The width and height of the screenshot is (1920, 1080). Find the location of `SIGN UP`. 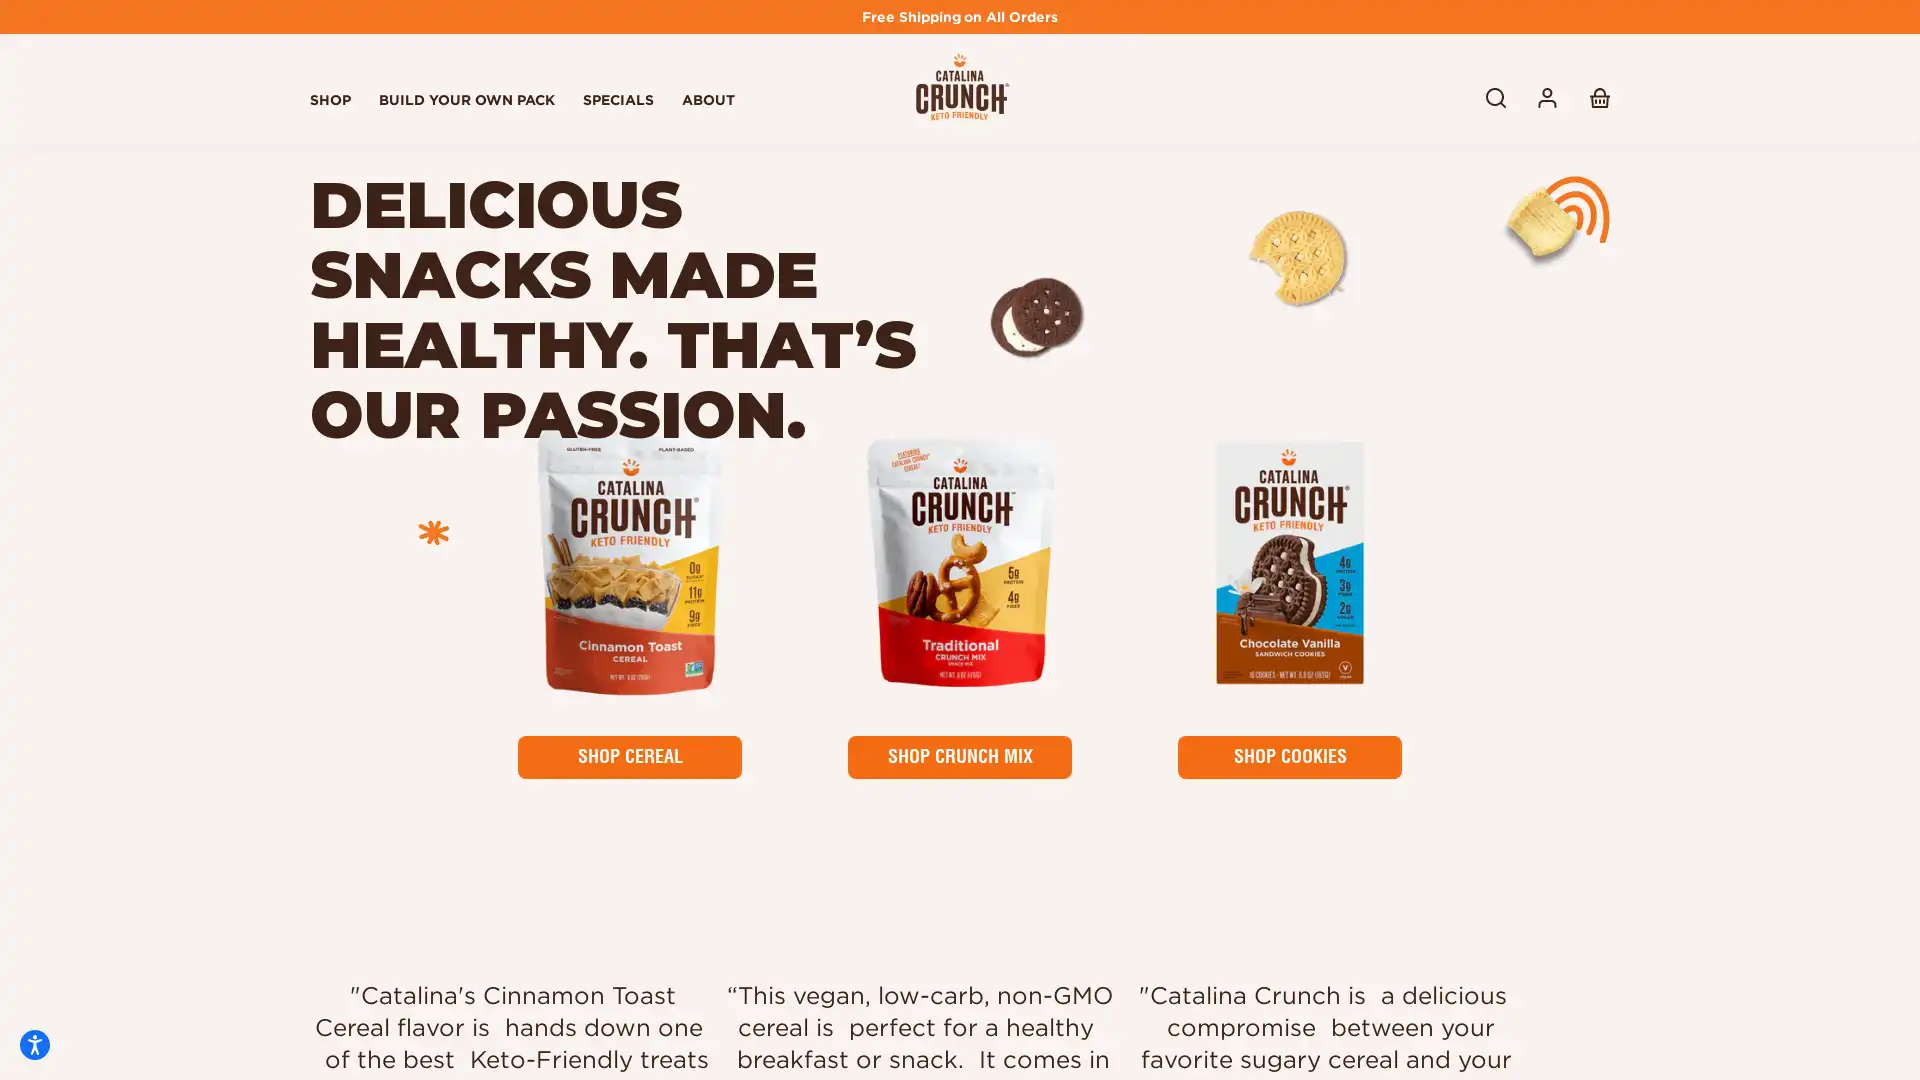

SIGN UP is located at coordinates (1525, 889).